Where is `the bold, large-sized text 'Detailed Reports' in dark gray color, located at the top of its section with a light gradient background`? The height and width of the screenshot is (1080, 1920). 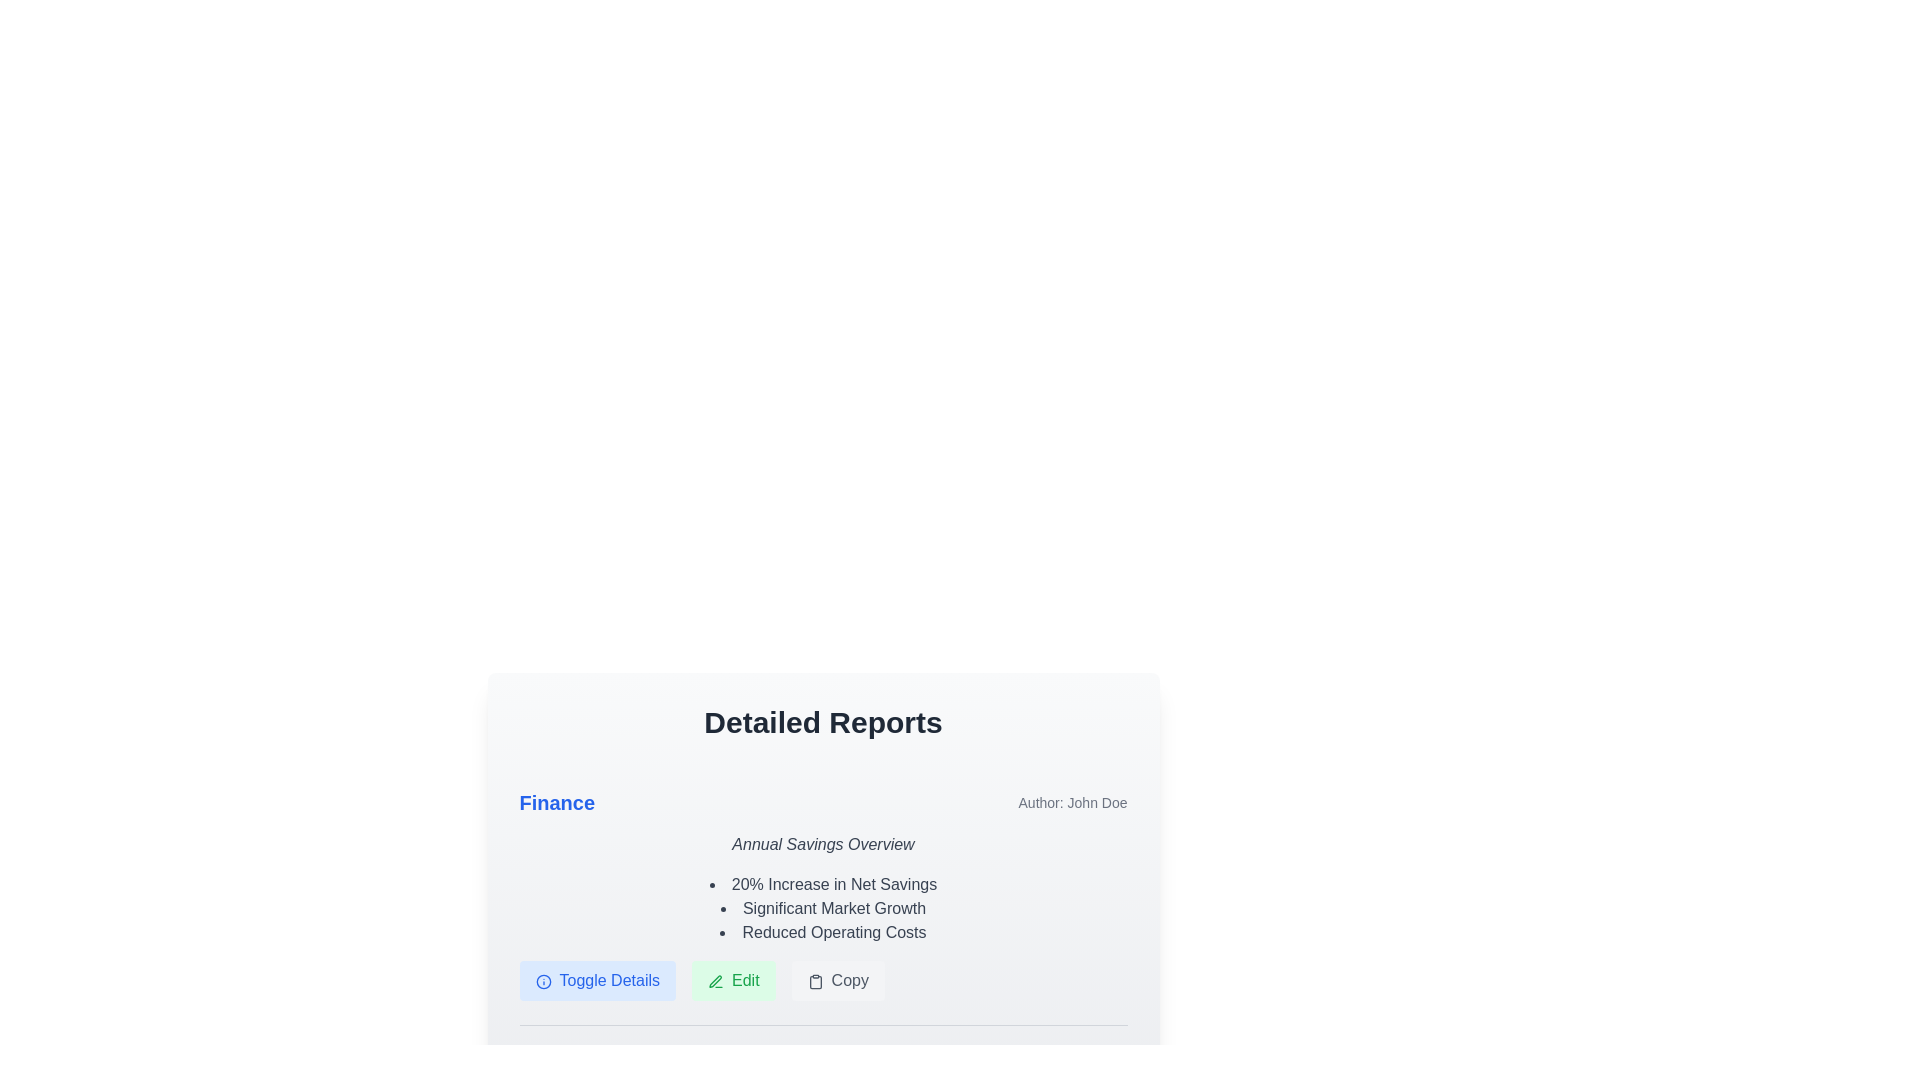 the bold, large-sized text 'Detailed Reports' in dark gray color, located at the top of its section with a light gradient background is located at coordinates (823, 722).